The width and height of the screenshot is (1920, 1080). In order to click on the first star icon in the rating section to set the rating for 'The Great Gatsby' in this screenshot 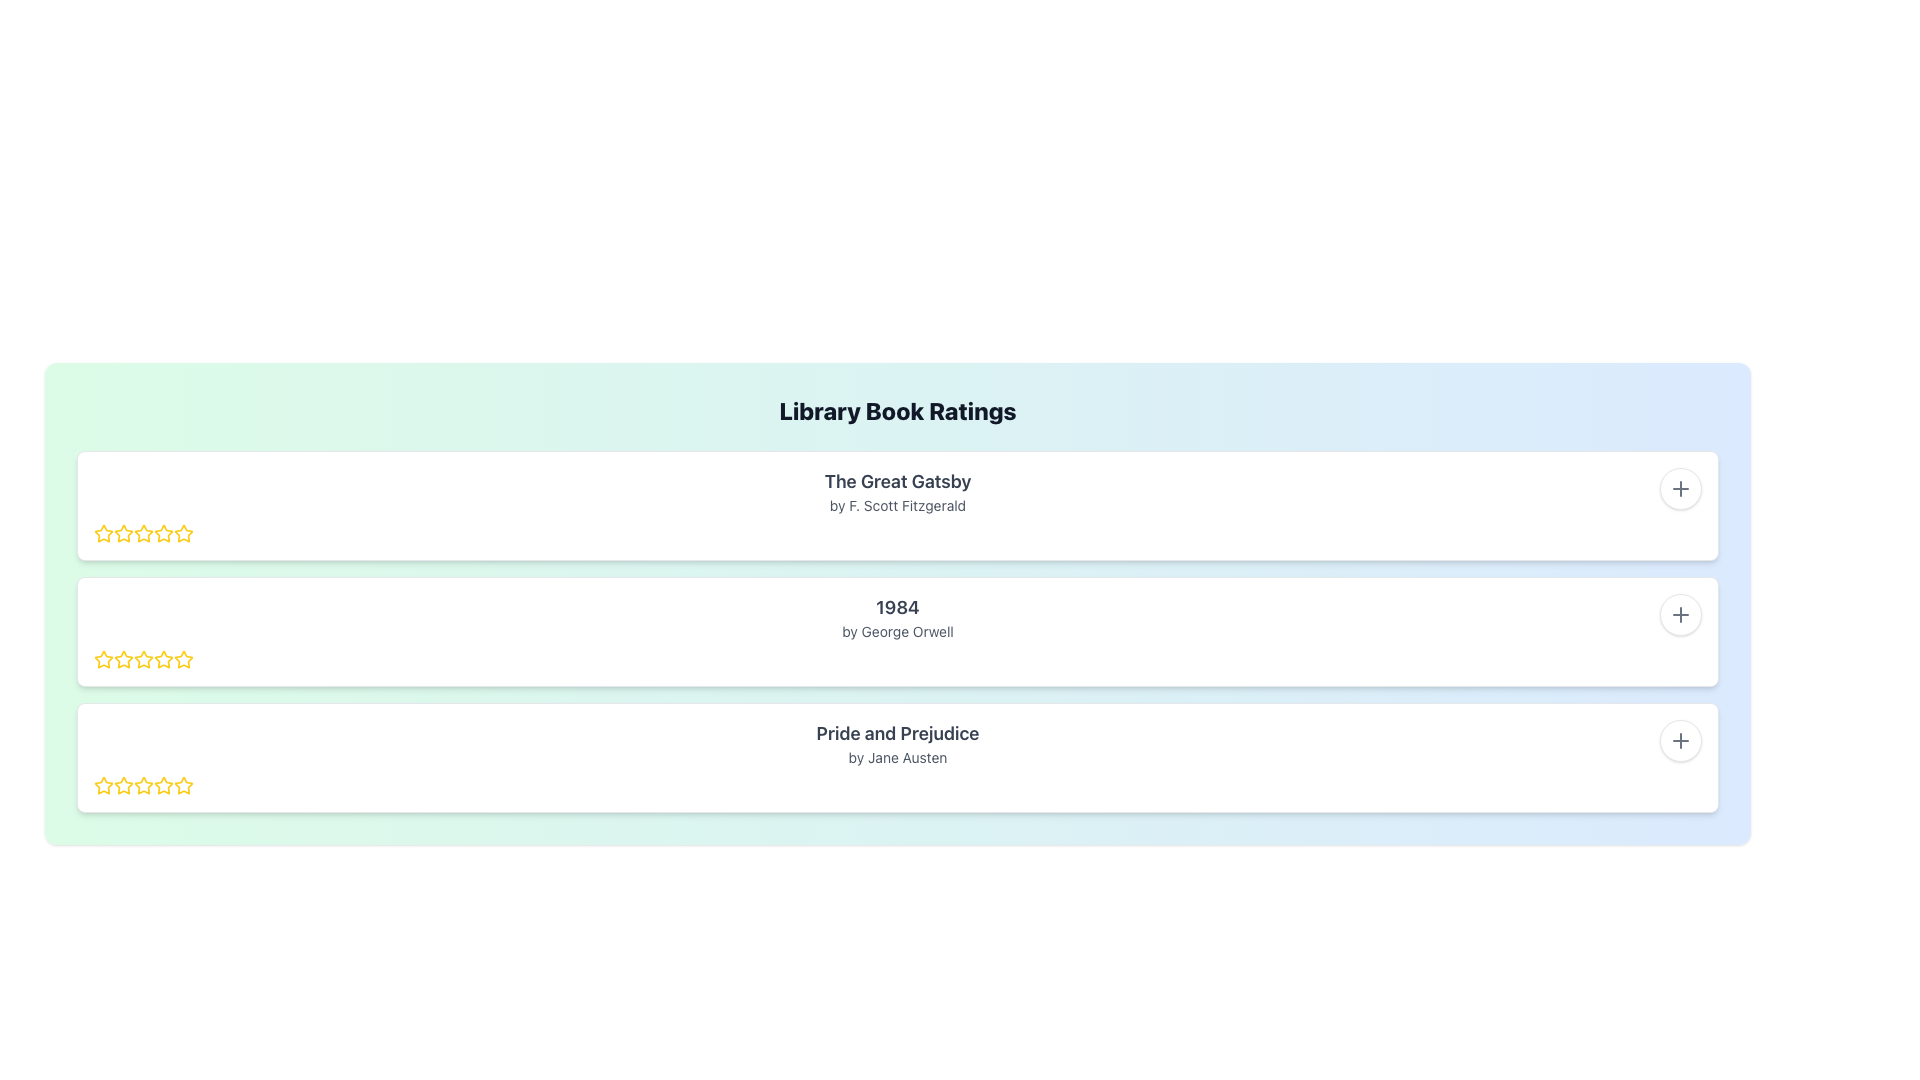, I will do `click(103, 532)`.